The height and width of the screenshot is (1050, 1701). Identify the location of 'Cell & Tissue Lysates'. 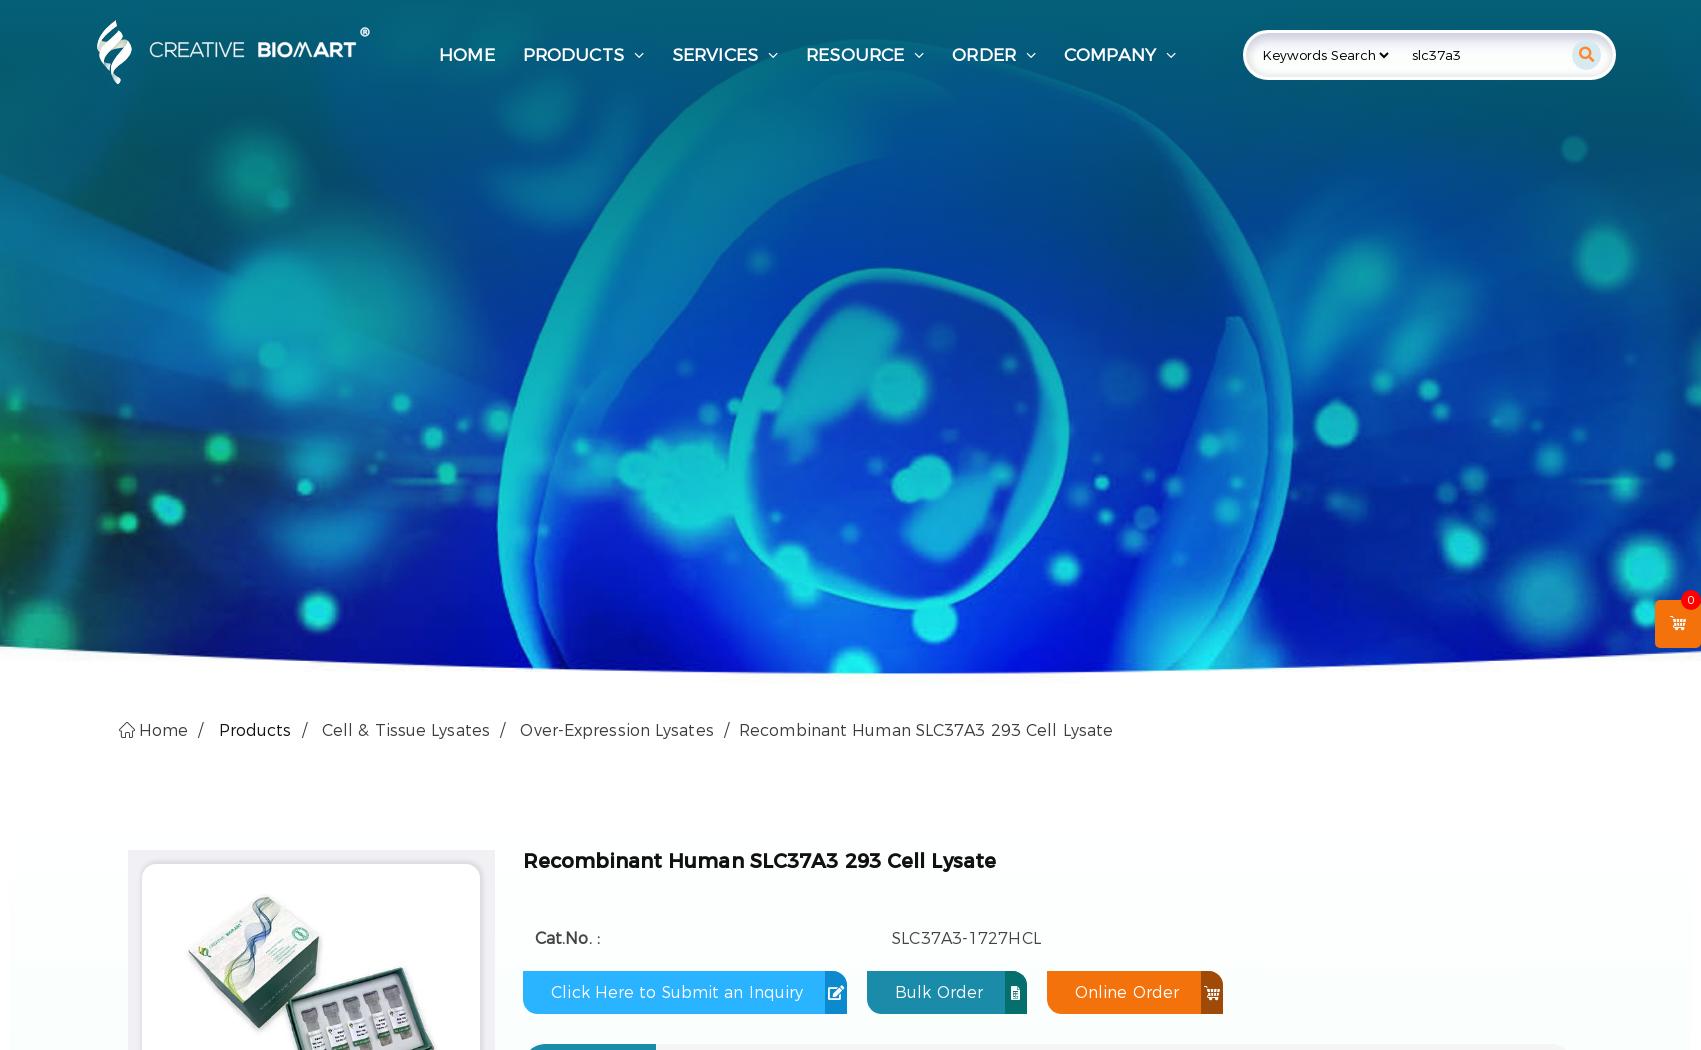
(404, 729).